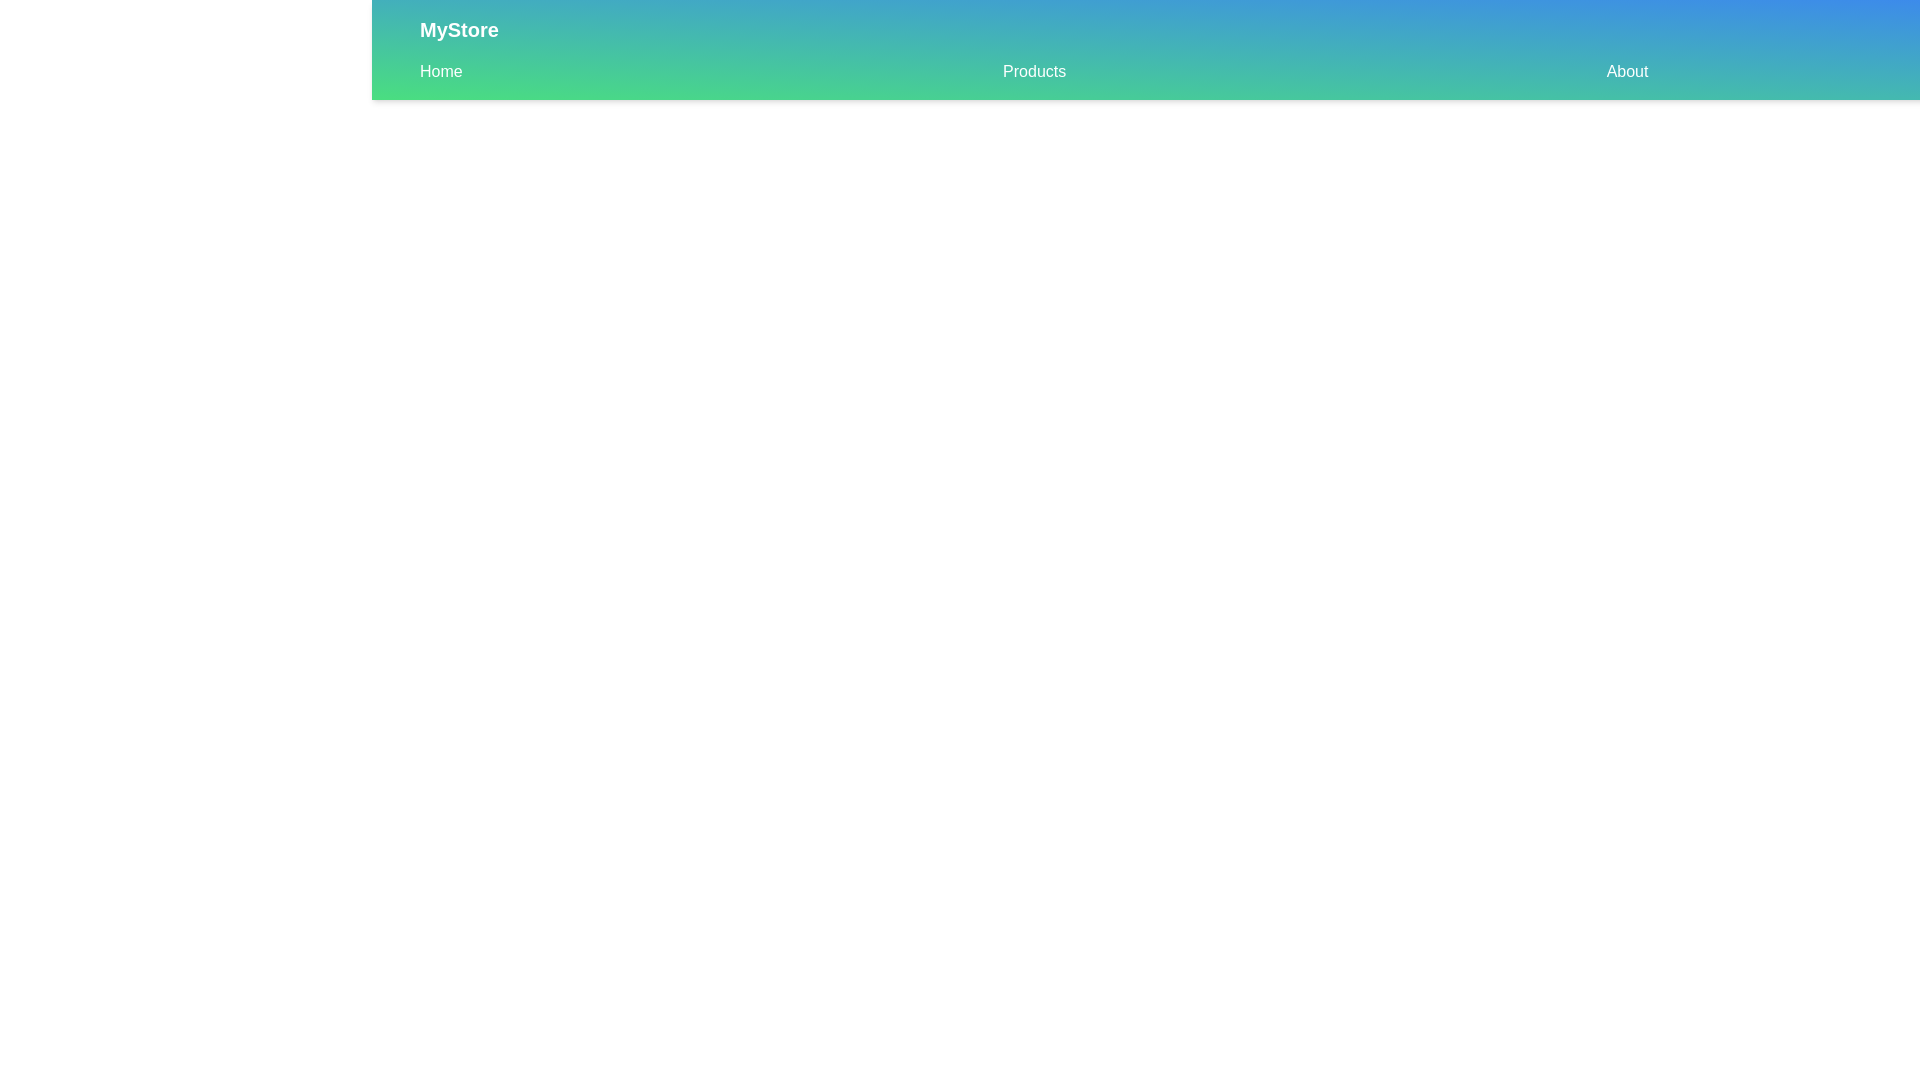  I want to click on the Products navigation link in the sub-navigation bar, so click(1034, 71).